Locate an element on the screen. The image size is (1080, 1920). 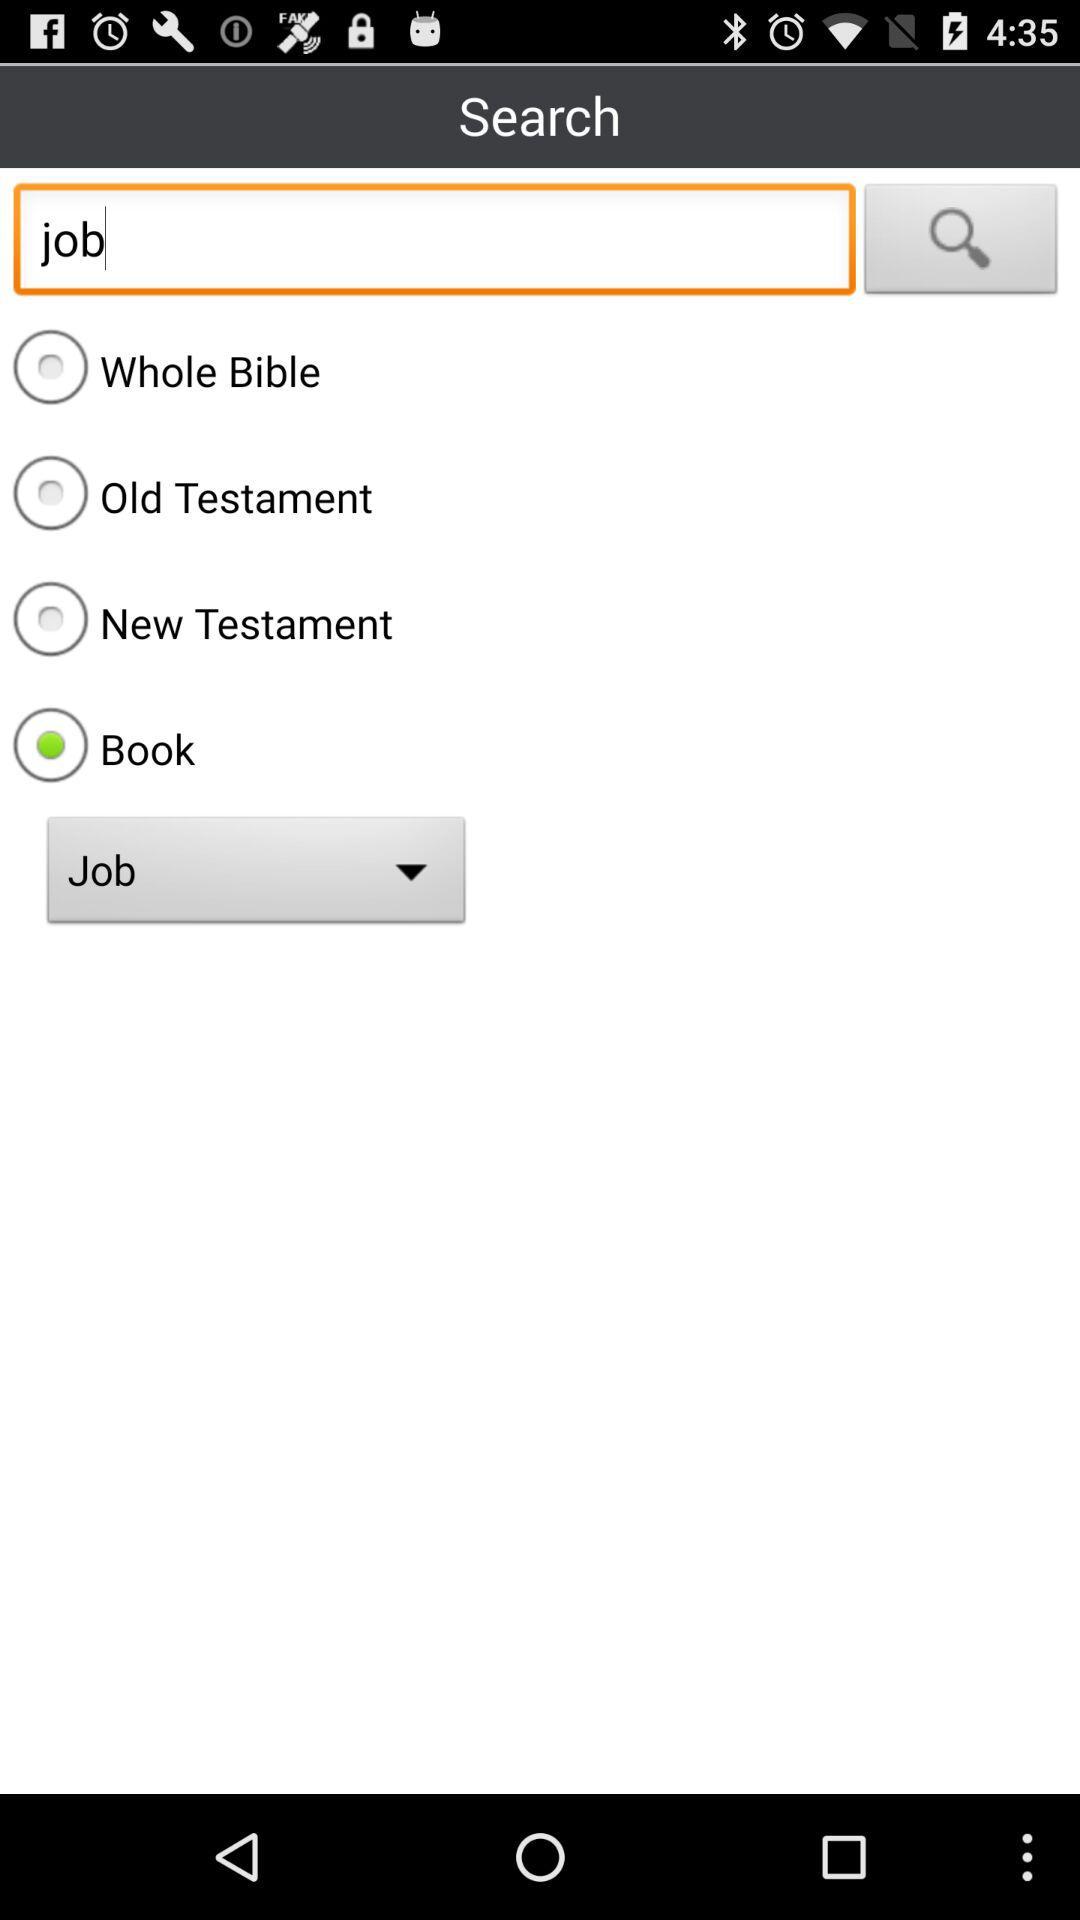
the search icon is located at coordinates (960, 260).